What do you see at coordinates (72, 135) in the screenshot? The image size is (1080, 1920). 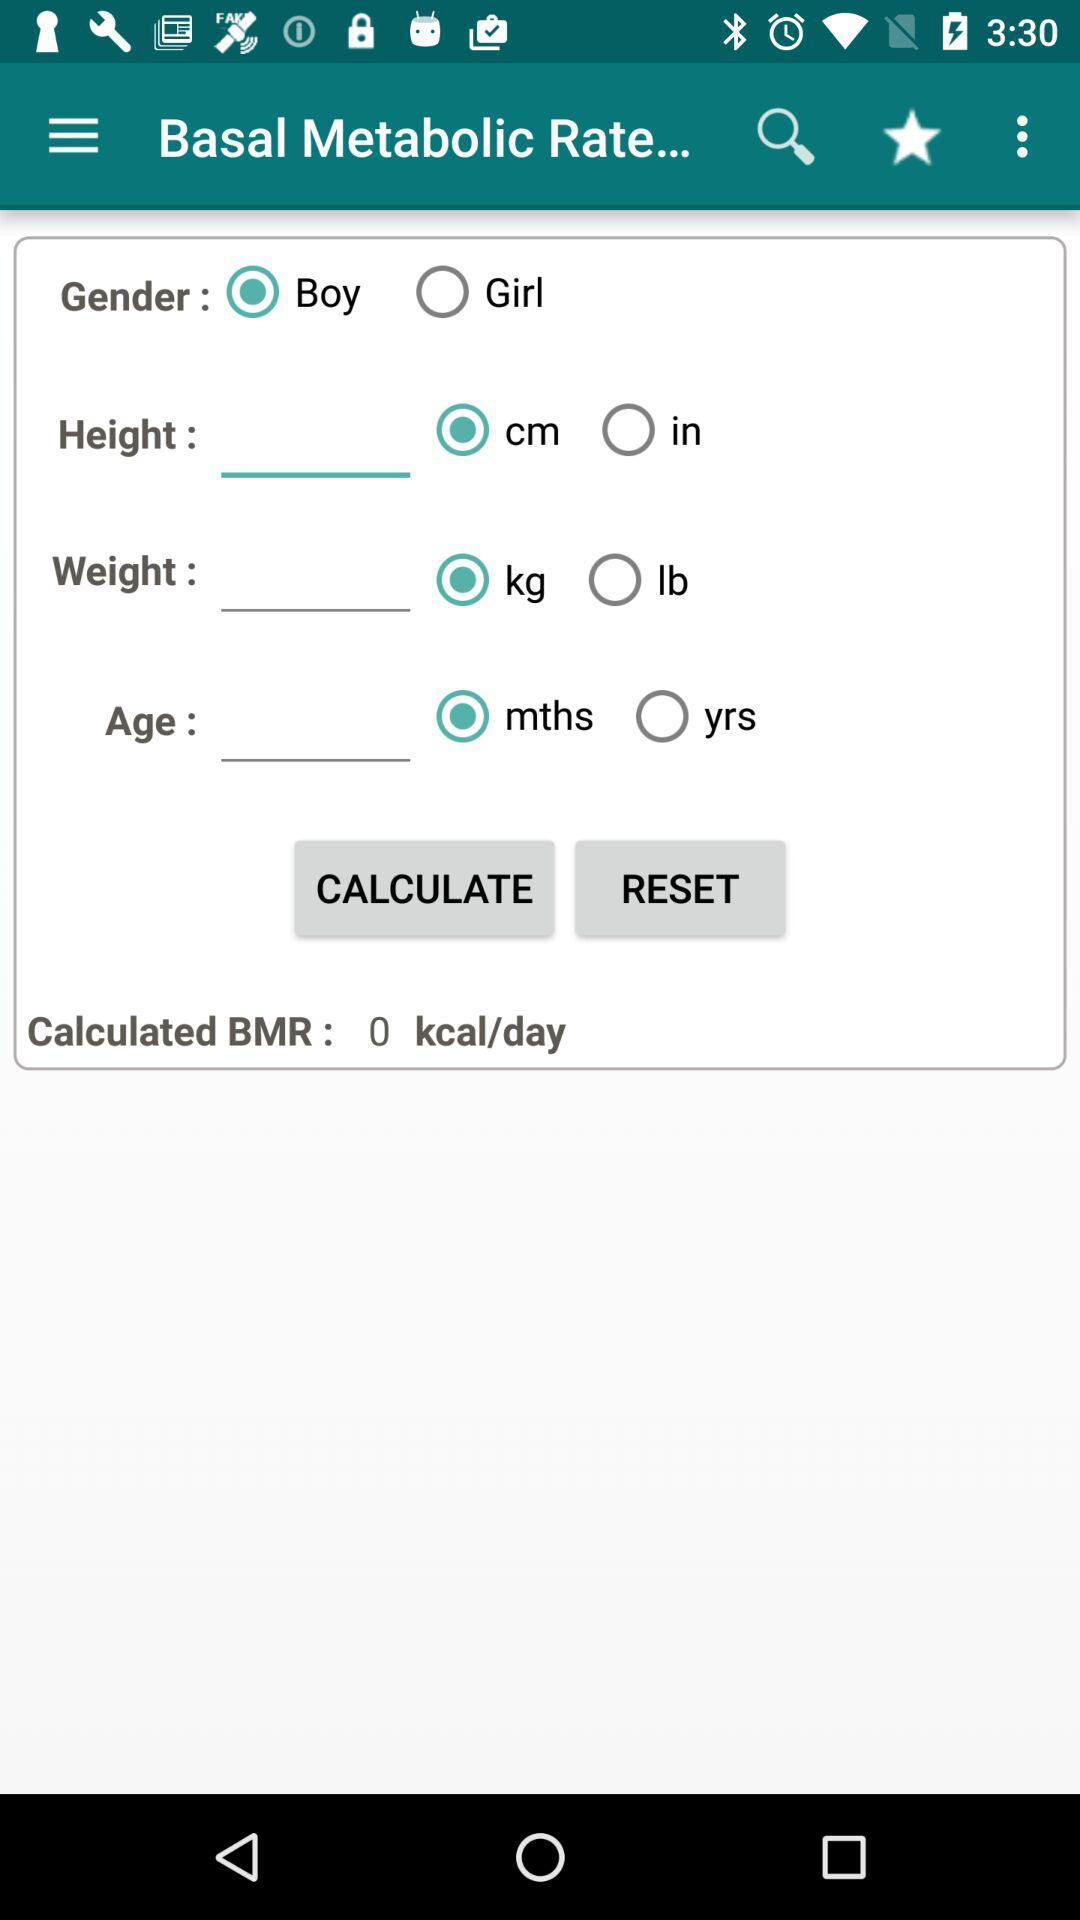 I see `icon above the gender : icon` at bounding box center [72, 135].